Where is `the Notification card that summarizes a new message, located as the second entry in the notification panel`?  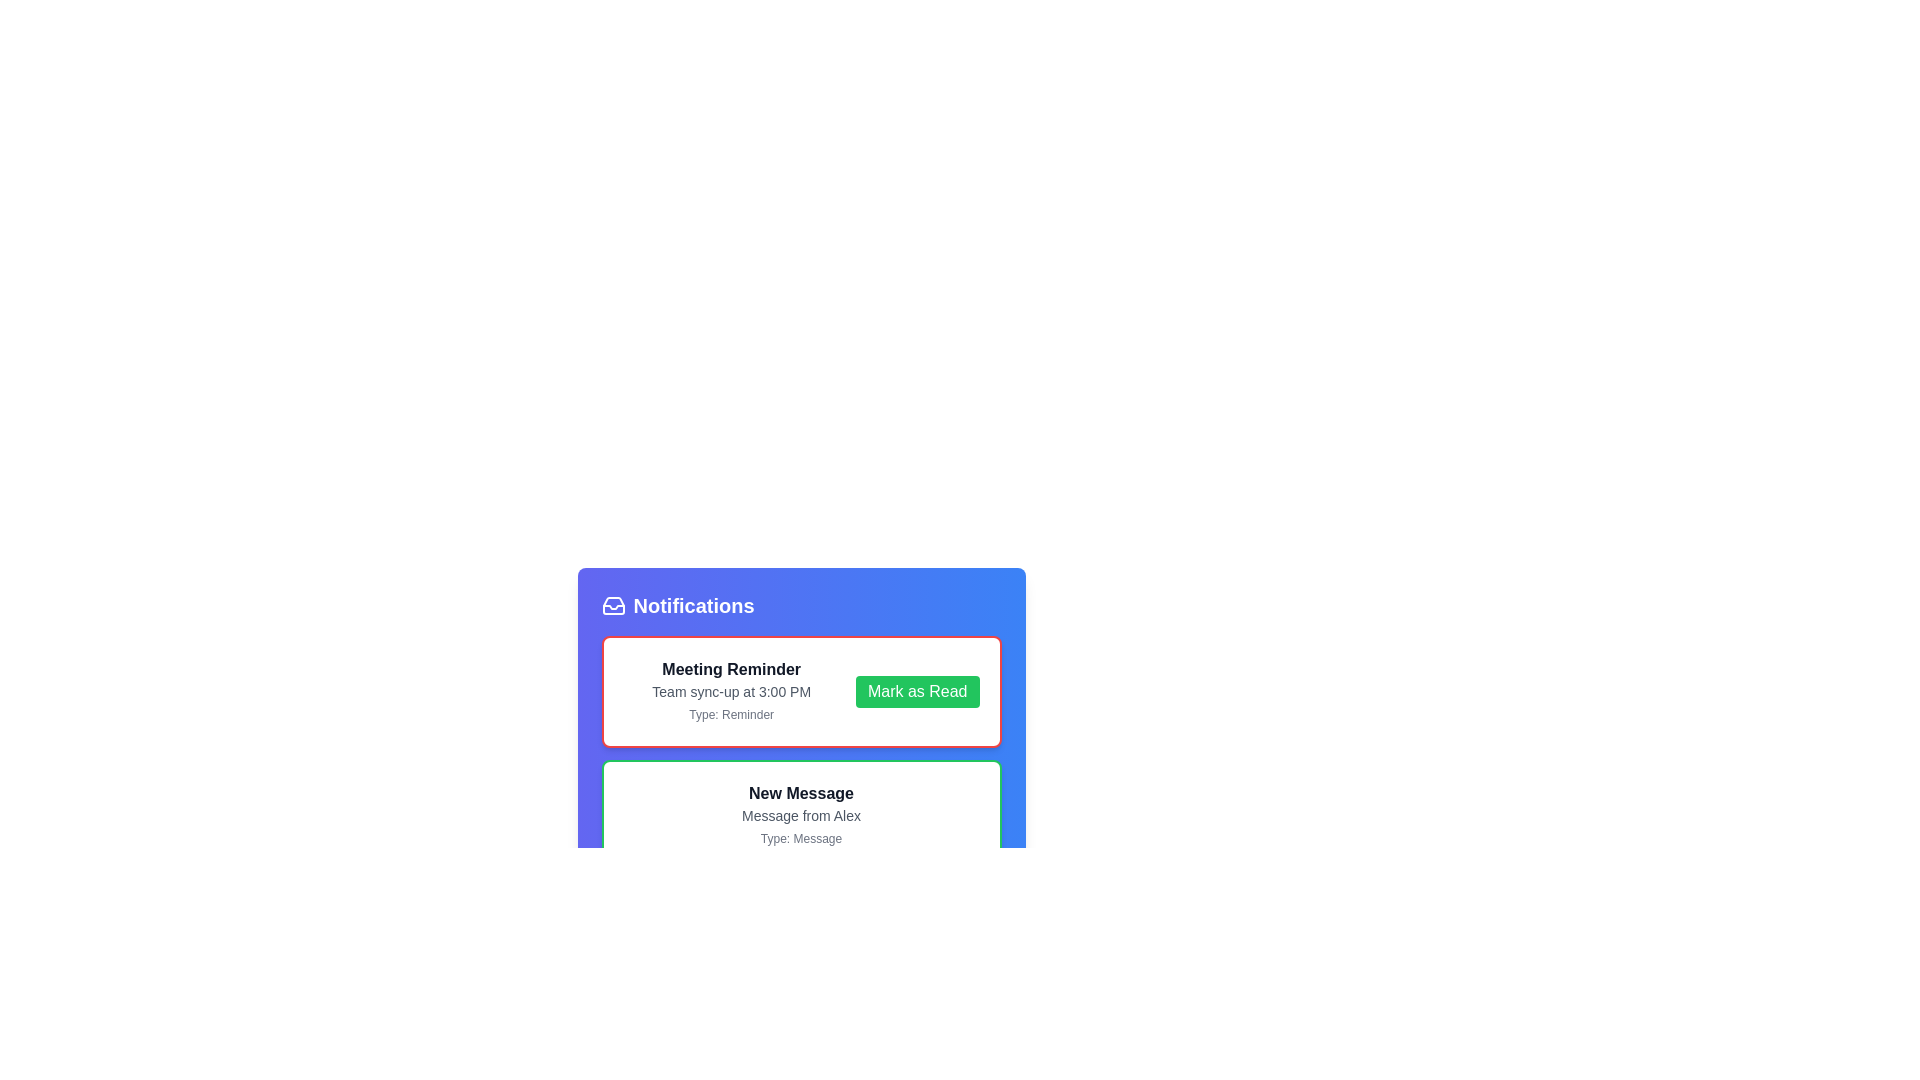 the Notification card that summarizes a new message, located as the second entry in the notification panel is located at coordinates (801, 816).